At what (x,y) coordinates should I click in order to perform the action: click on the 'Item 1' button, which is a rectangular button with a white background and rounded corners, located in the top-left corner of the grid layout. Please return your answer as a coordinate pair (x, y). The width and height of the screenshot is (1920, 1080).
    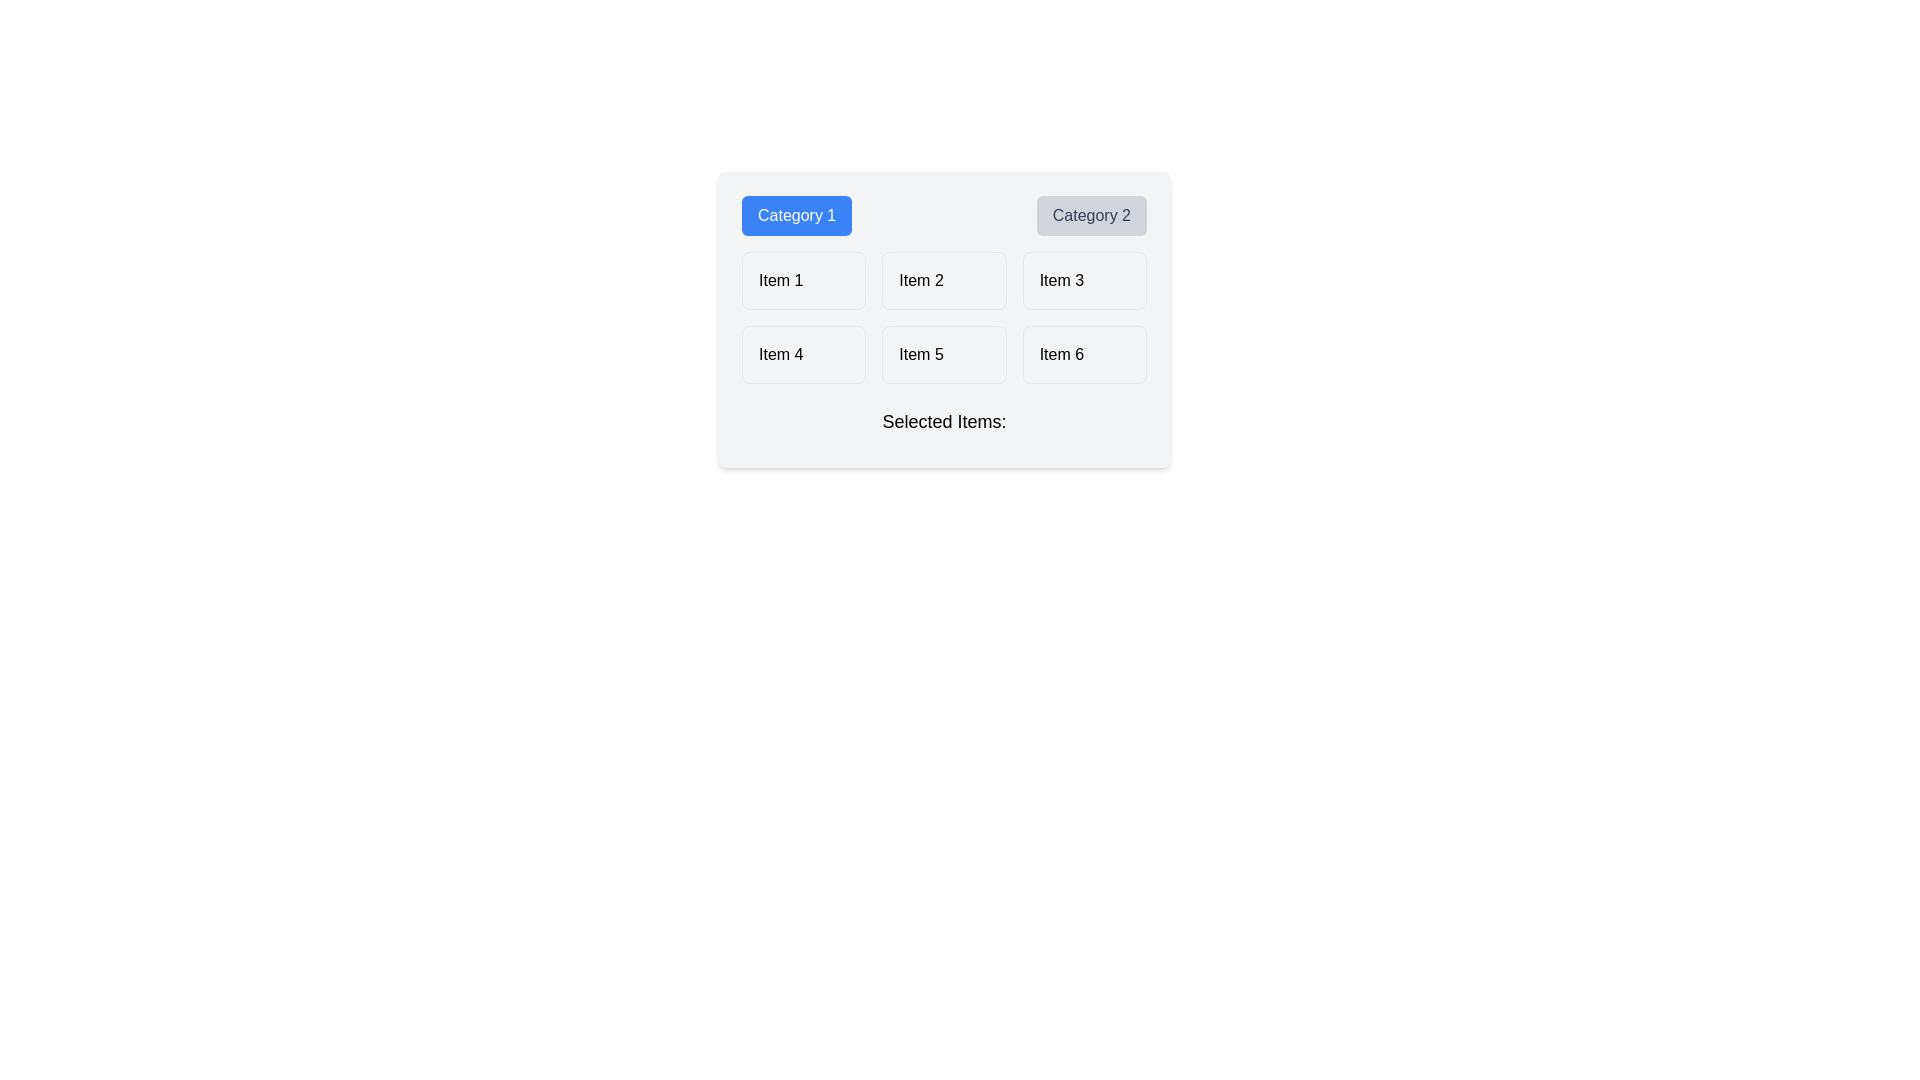
    Looking at the image, I should click on (804, 281).